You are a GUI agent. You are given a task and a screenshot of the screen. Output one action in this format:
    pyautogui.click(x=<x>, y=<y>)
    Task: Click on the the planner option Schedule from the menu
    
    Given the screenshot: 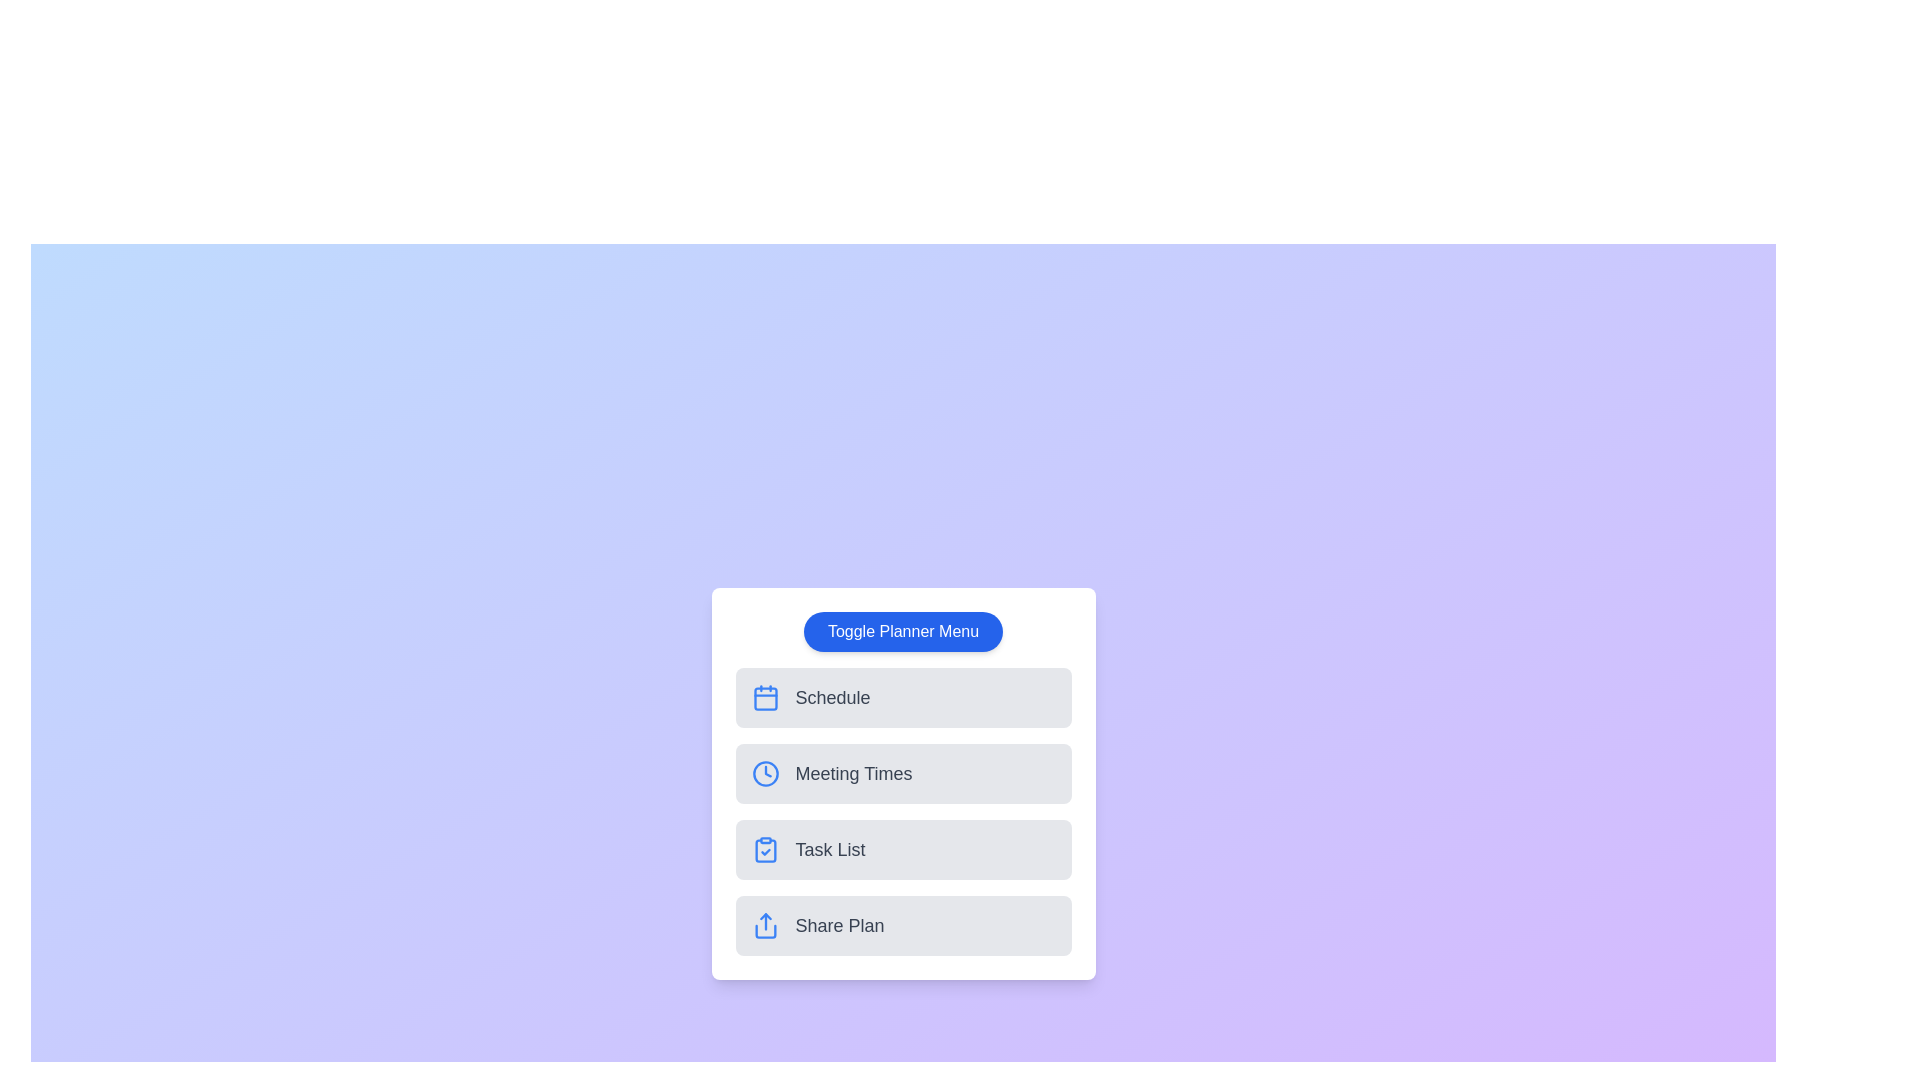 What is the action you would take?
    pyautogui.click(x=902, y=697)
    